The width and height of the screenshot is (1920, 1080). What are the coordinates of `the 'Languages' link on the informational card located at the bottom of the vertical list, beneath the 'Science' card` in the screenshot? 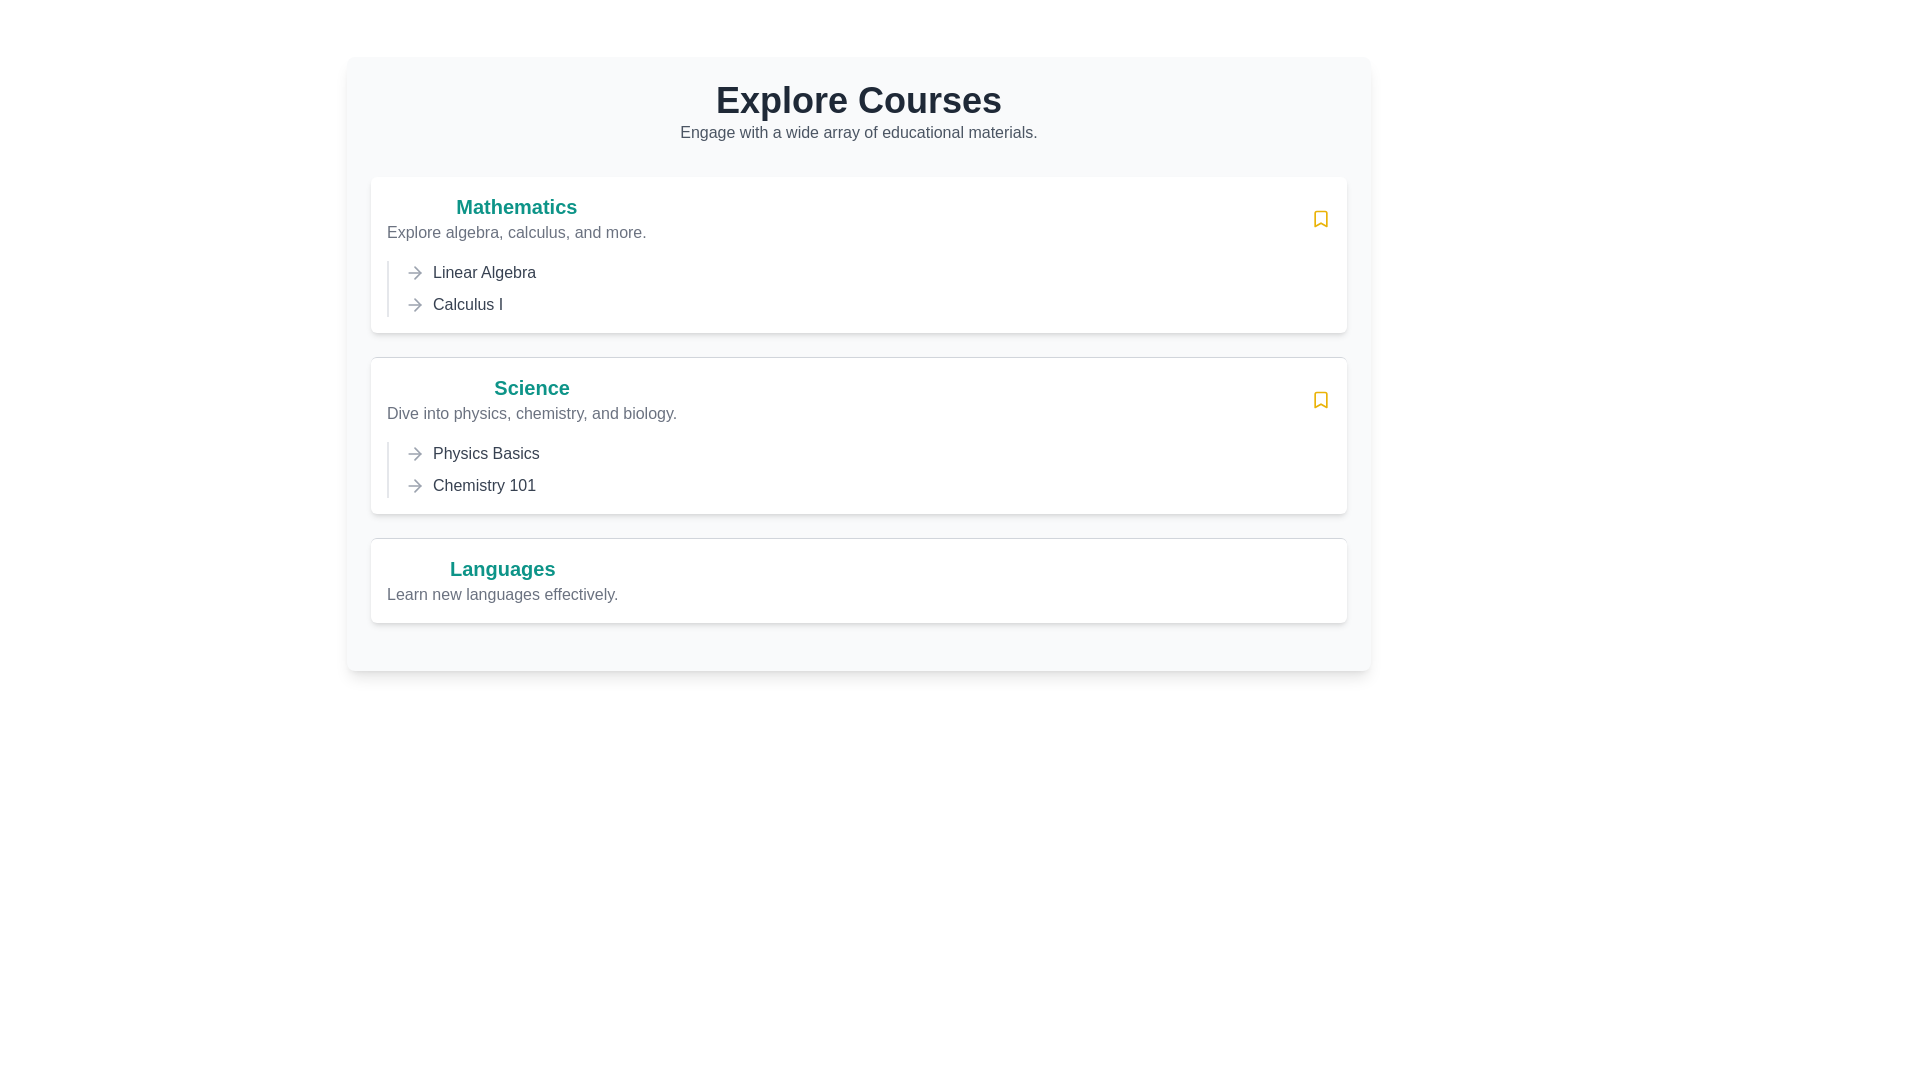 It's located at (859, 579).